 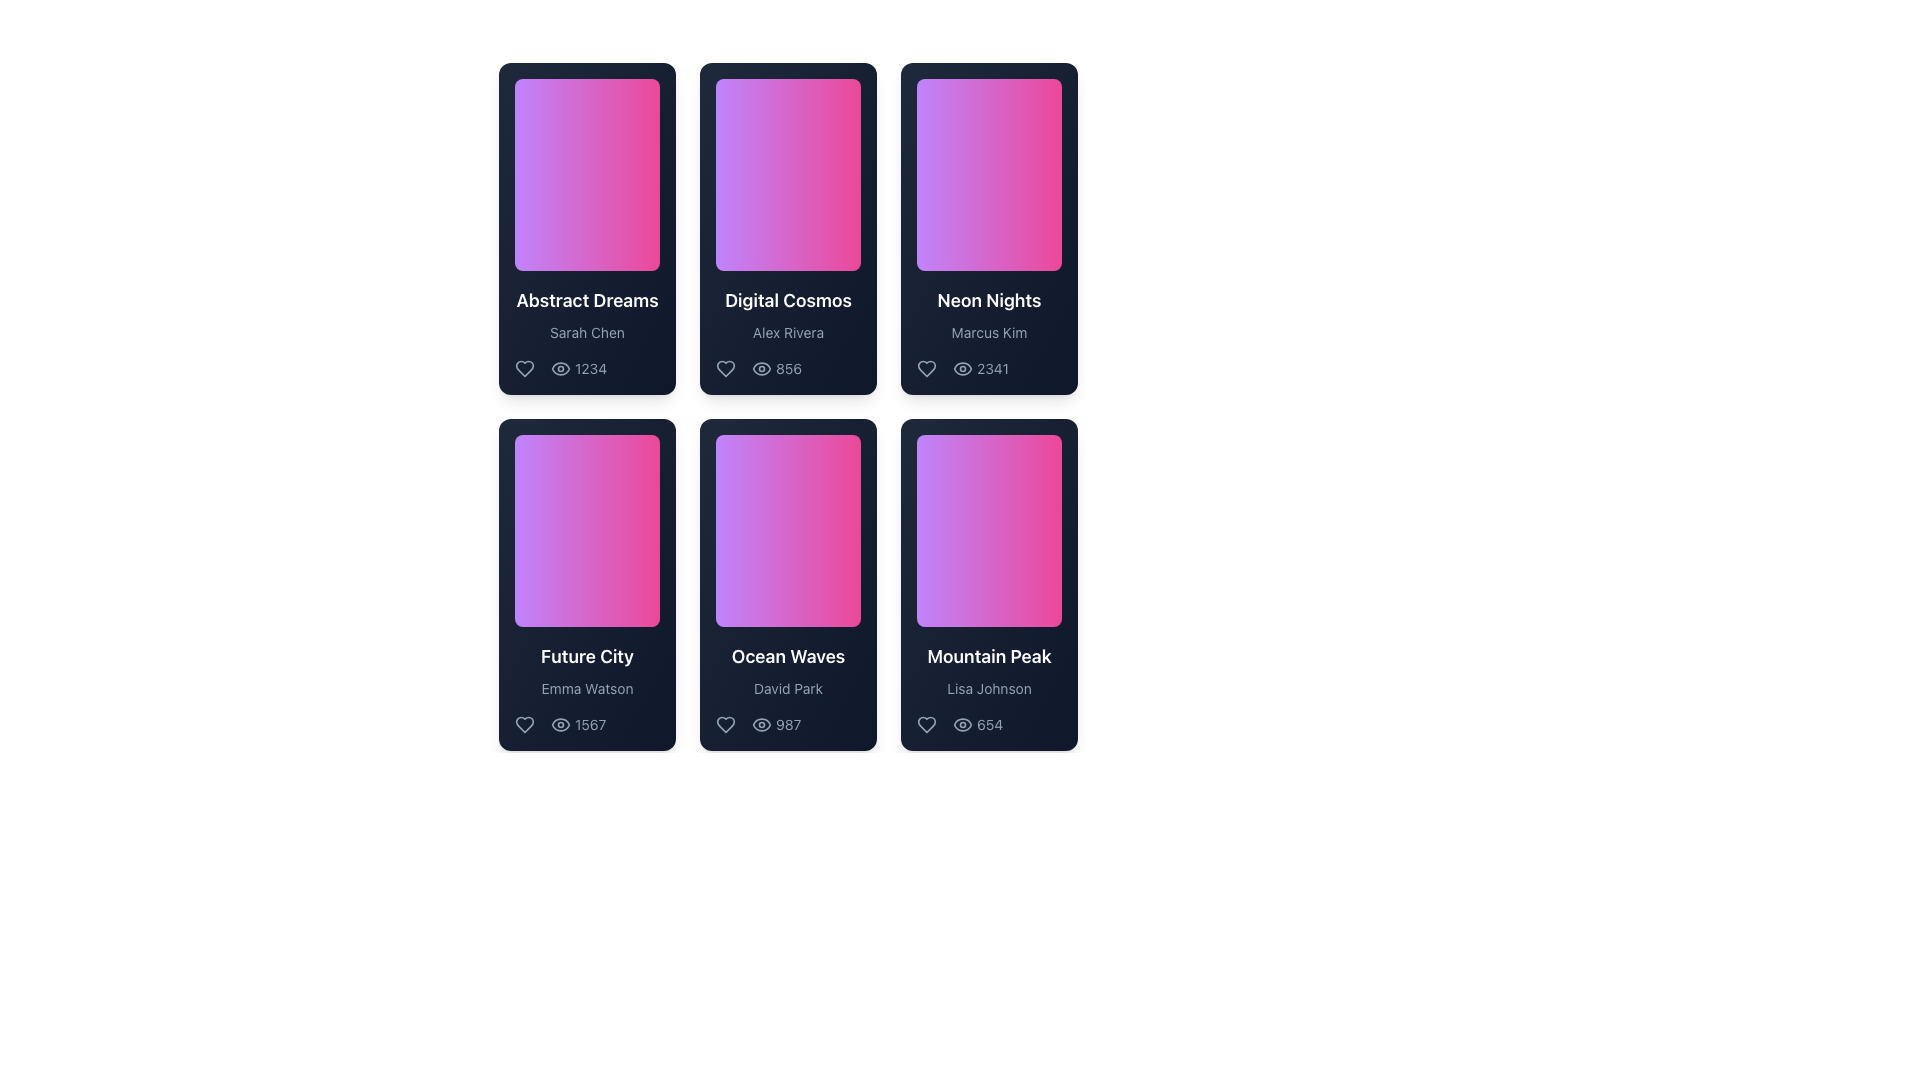 What do you see at coordinates (787, 369) in the screenshot?
I see `the views label located at the bottom-right section of the 'Digital Cosmos' card, which displays the number of views associated with the card contents` at bounding box center [787, 369].